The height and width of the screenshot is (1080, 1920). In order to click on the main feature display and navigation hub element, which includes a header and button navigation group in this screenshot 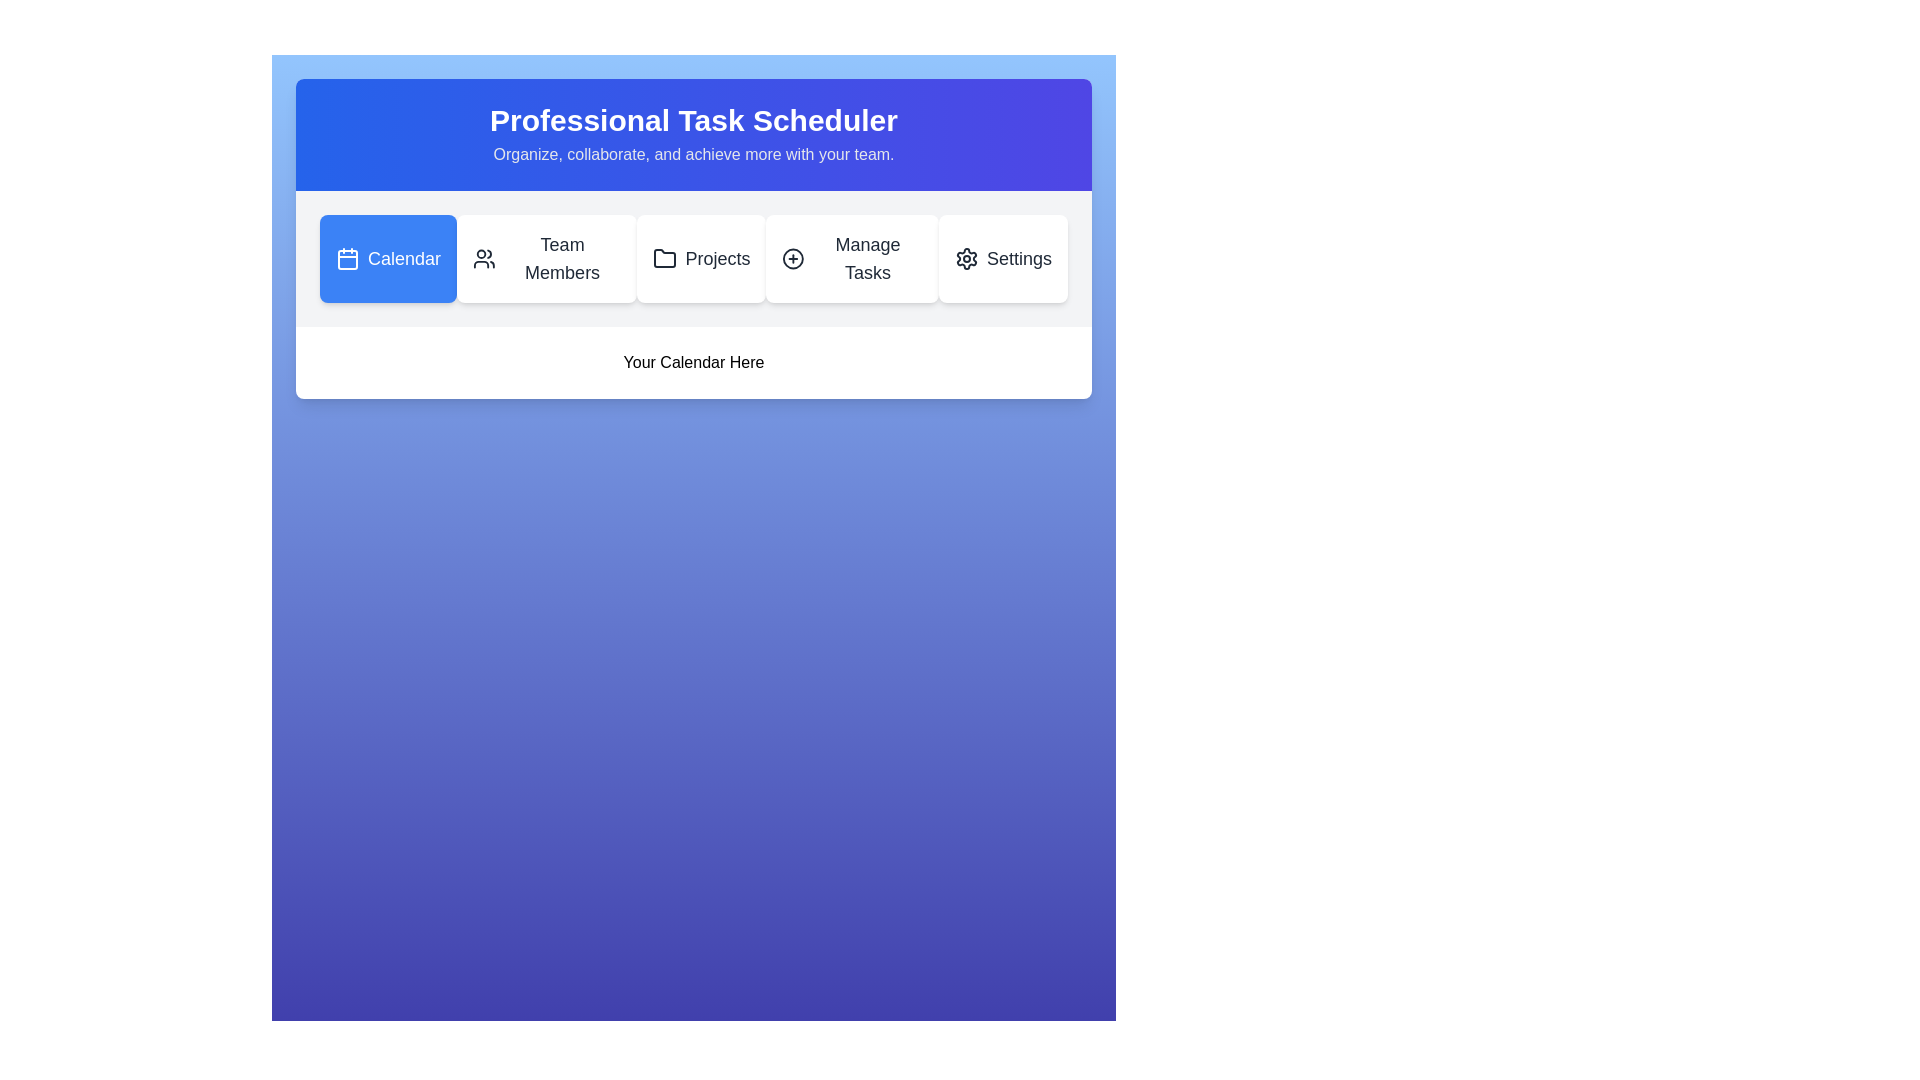, I will do `click(694, 238)`.